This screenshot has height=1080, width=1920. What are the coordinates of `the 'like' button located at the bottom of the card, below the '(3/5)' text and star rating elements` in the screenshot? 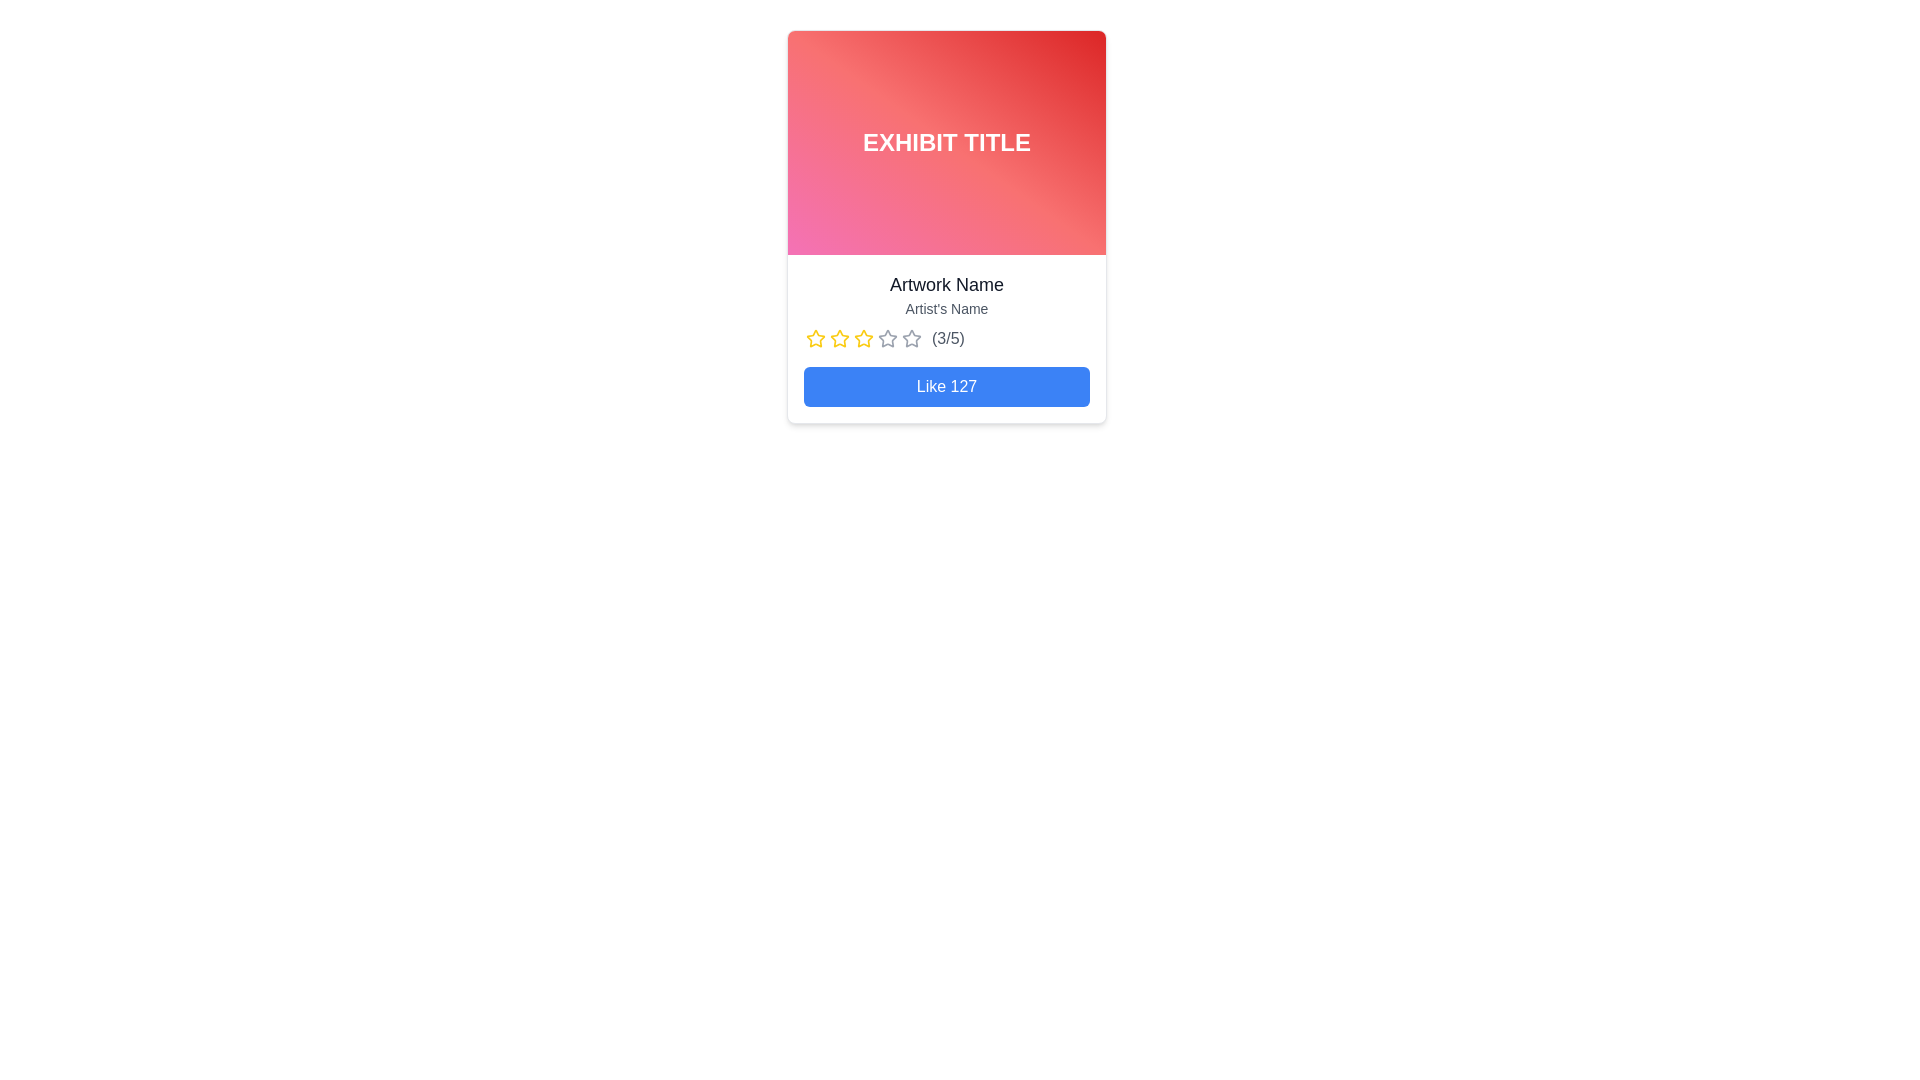 It's located at (945, 386).